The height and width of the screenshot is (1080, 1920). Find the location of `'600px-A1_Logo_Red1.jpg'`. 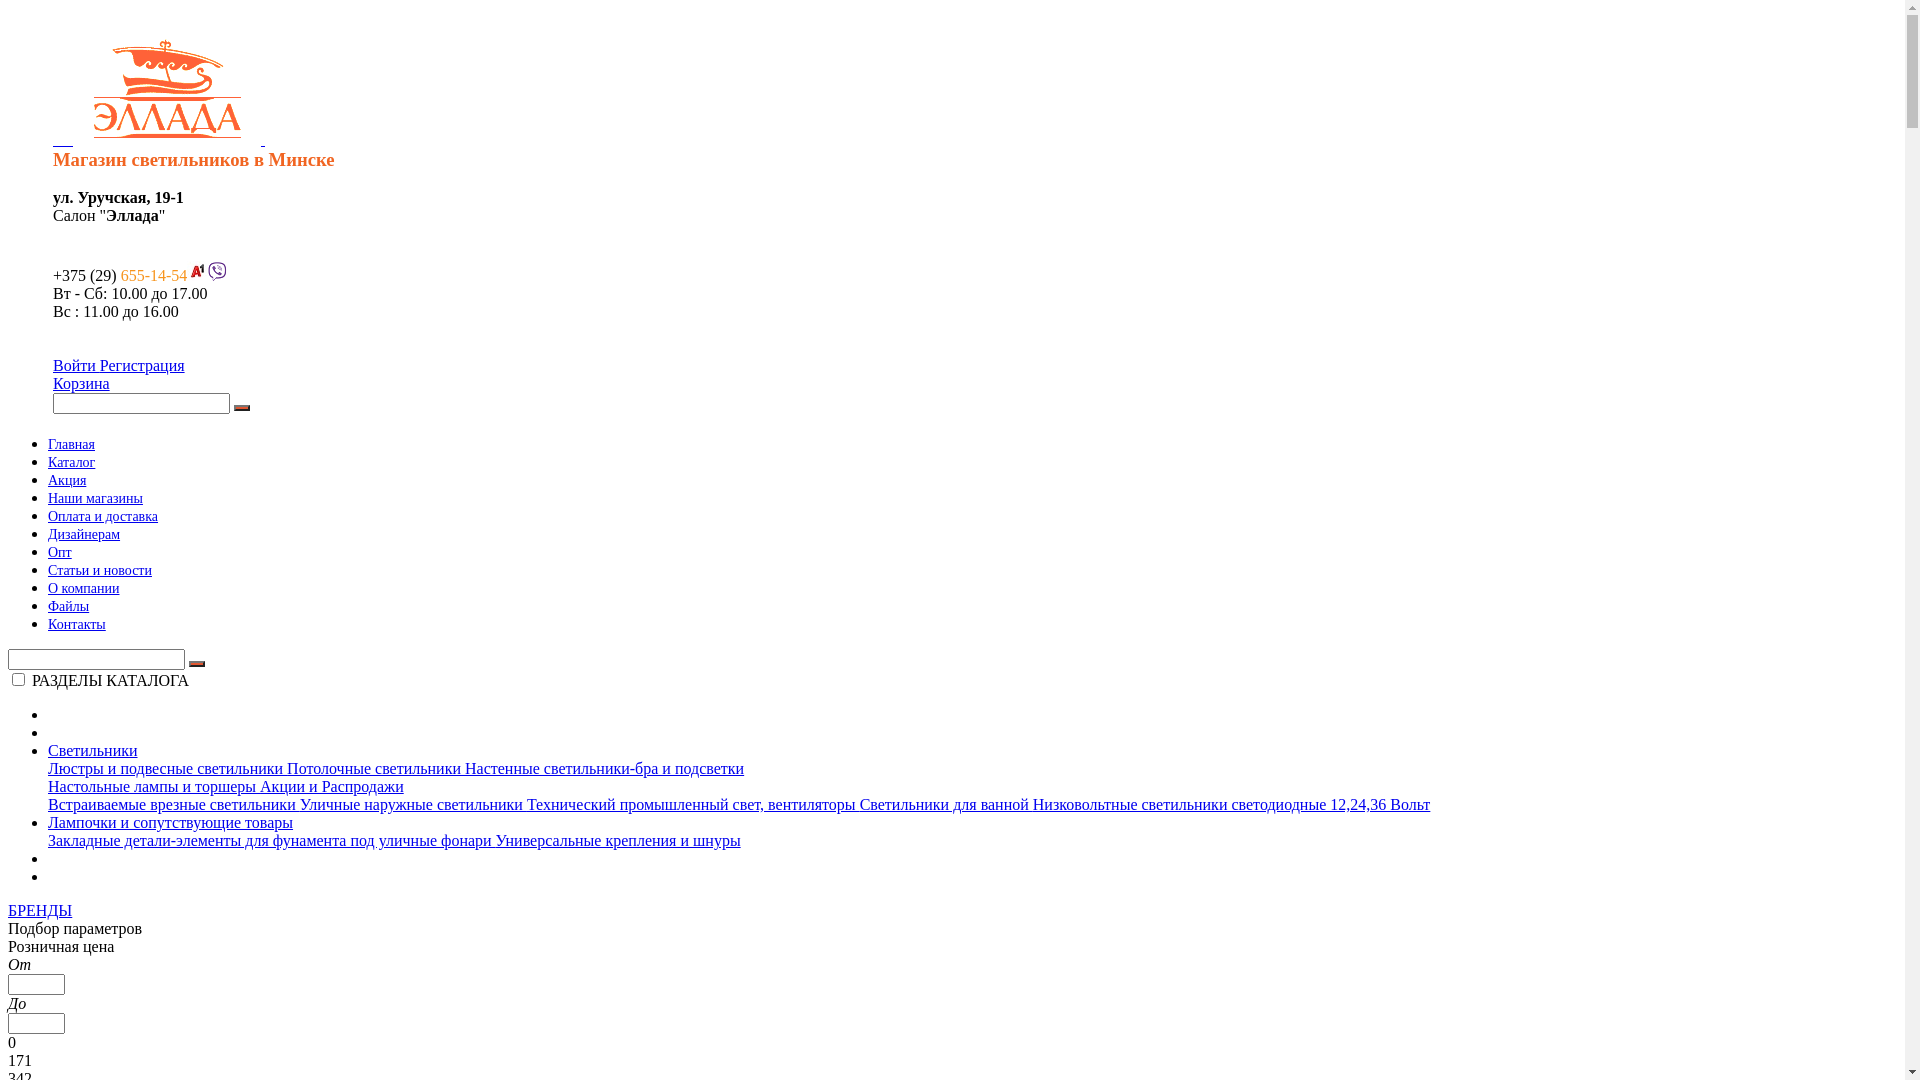

'600px-A1_Logo_Red1.jpg' is located at coordinates (196, 270).